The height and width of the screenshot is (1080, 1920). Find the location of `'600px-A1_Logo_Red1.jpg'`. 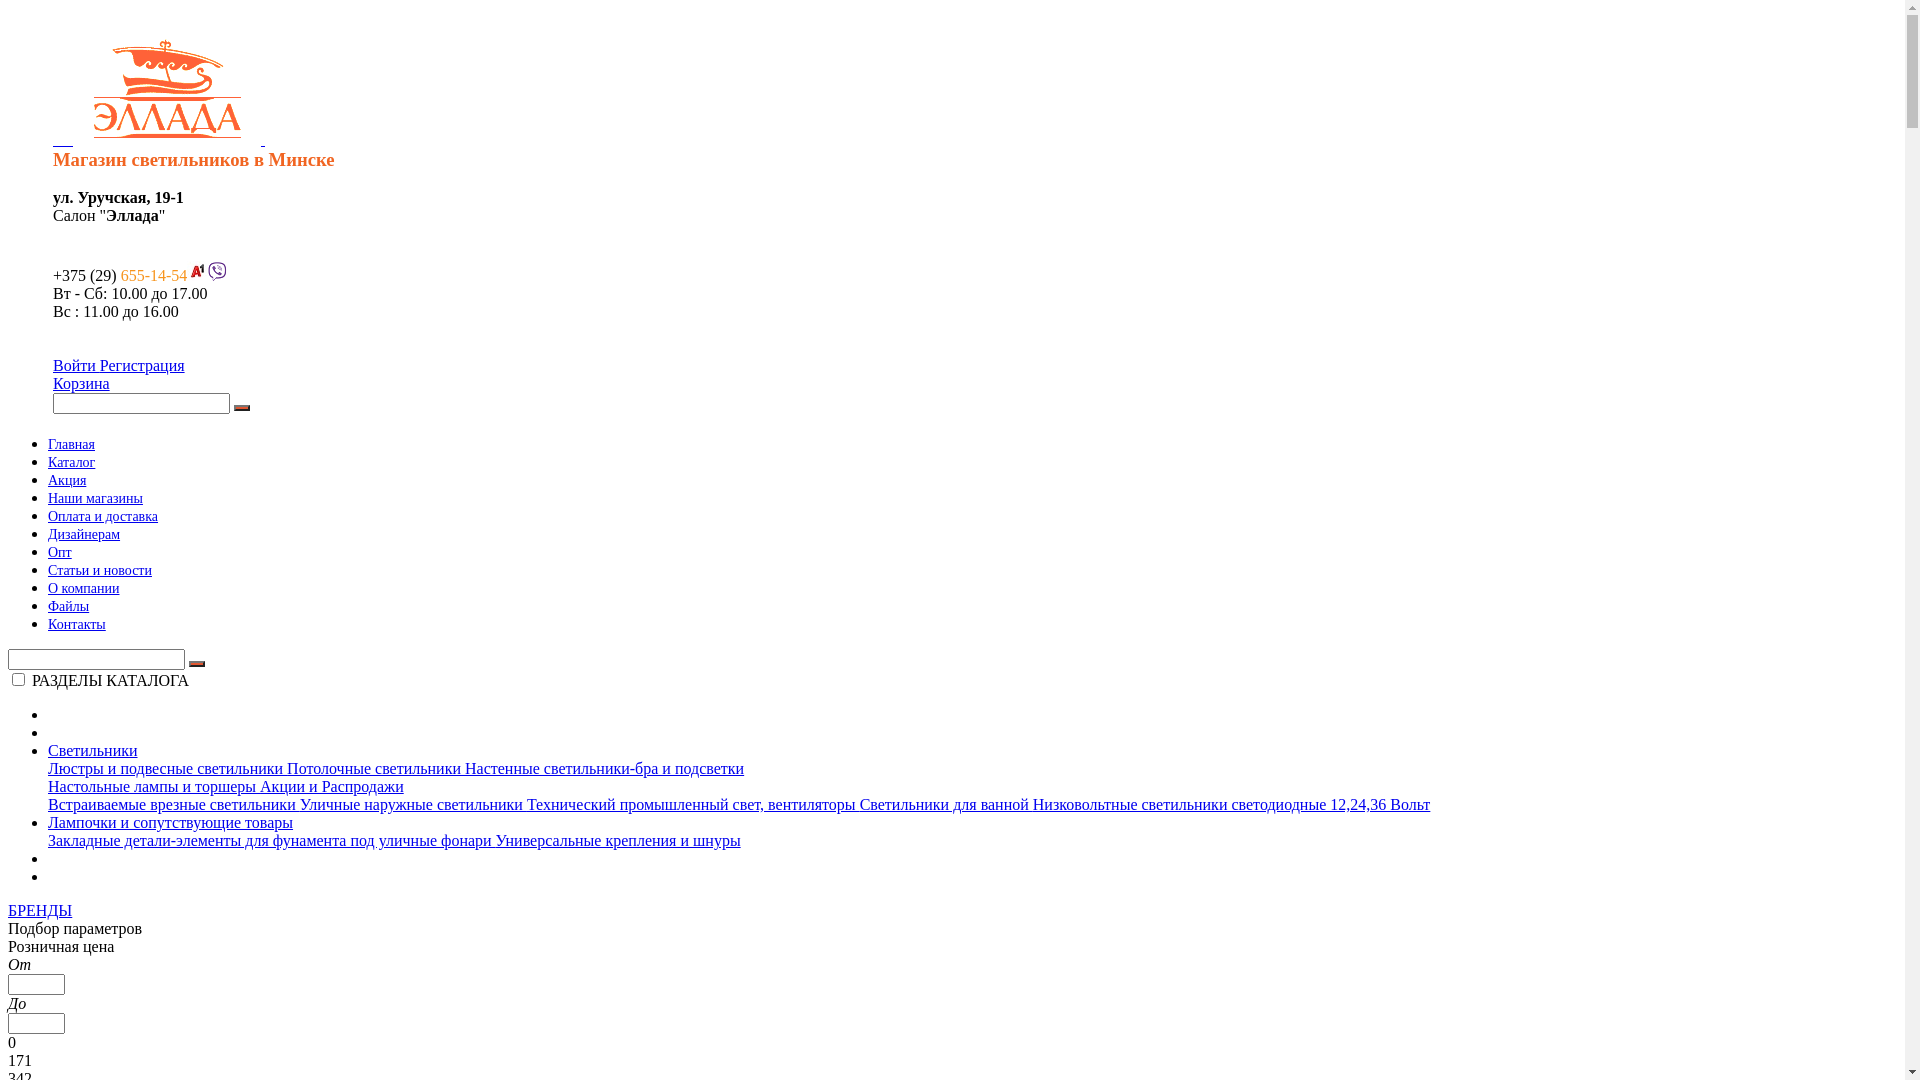

'600px-A1_Logo_Red1.jpg' is located at coordinates (196, 270).